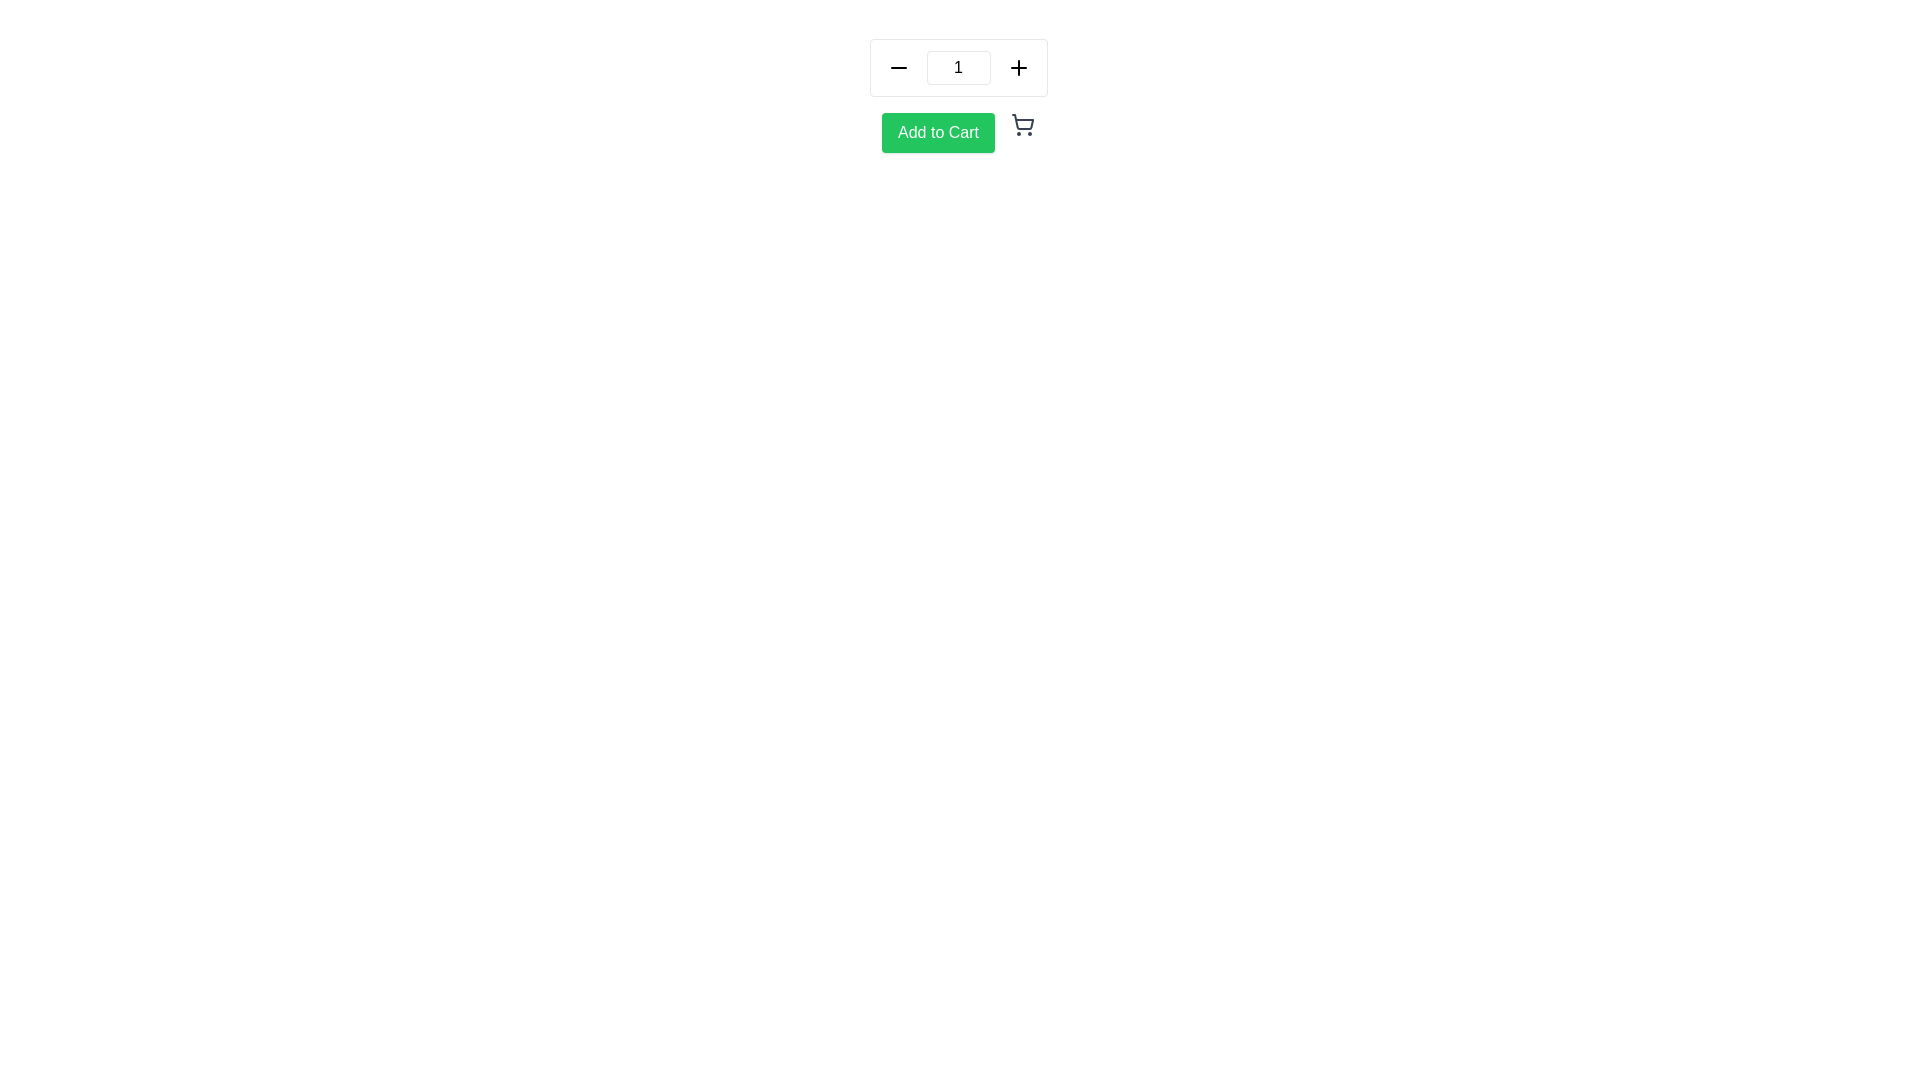  Describe the element at coordinates (1018, 67) in the screenshot. I see `the rightmost button with a white background and a black plus icon to increase the value in the adjacent input field displaying the number '1'` at that location.